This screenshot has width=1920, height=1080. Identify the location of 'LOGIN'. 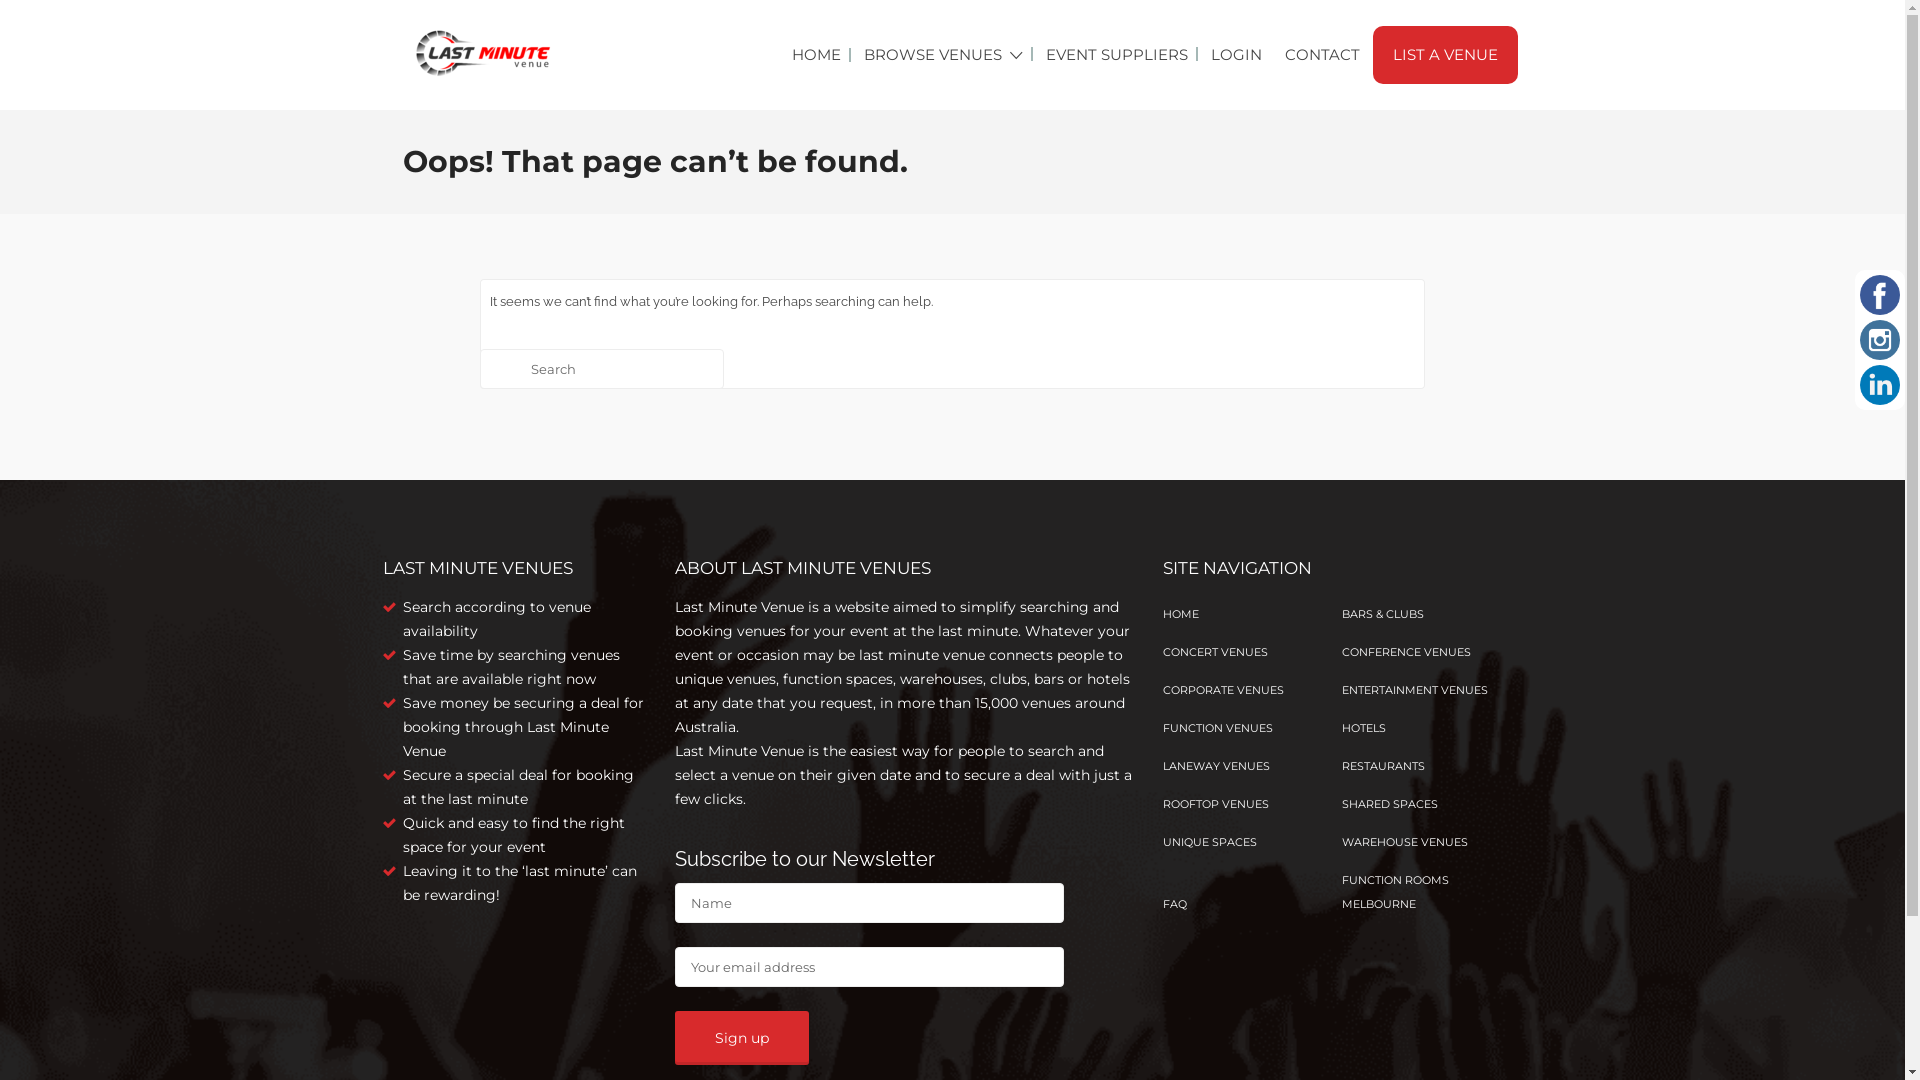
(1234, 53).